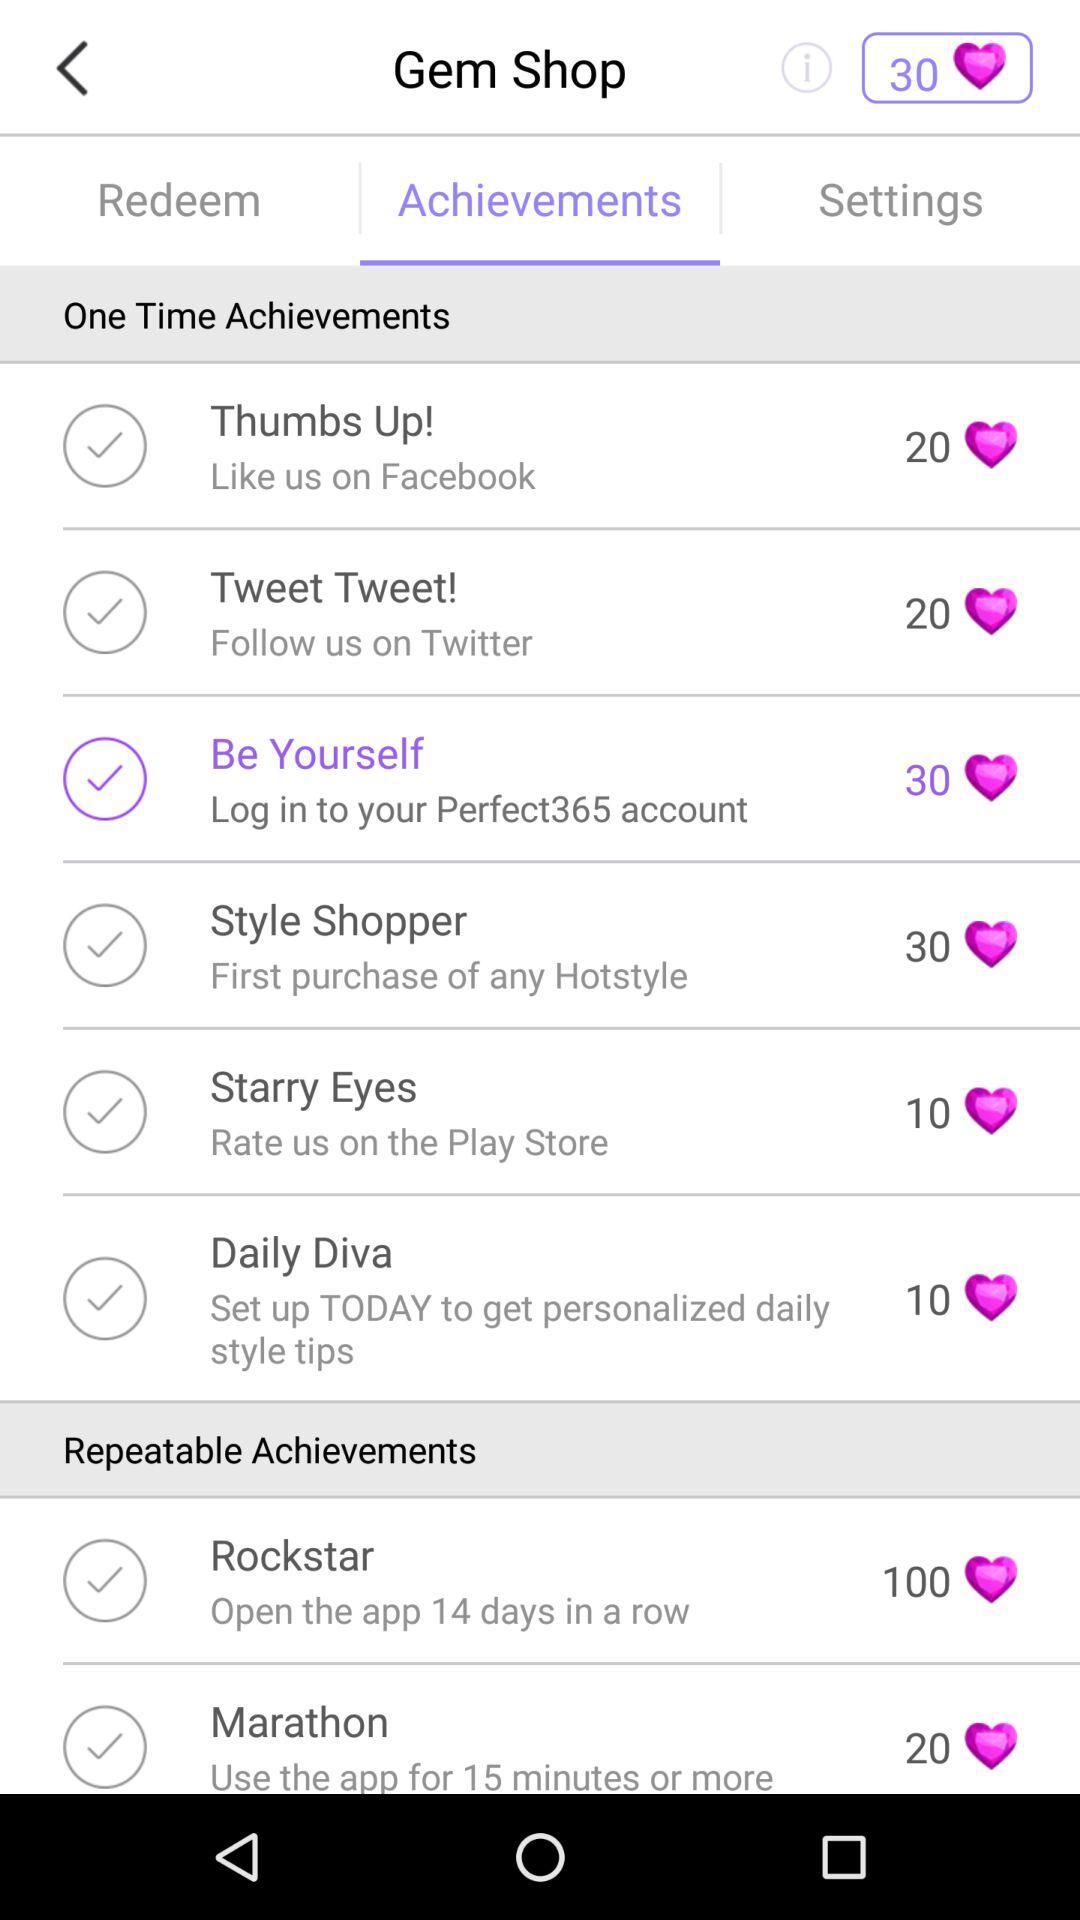  I want to click on the item above the log in to, so click(315, 751).